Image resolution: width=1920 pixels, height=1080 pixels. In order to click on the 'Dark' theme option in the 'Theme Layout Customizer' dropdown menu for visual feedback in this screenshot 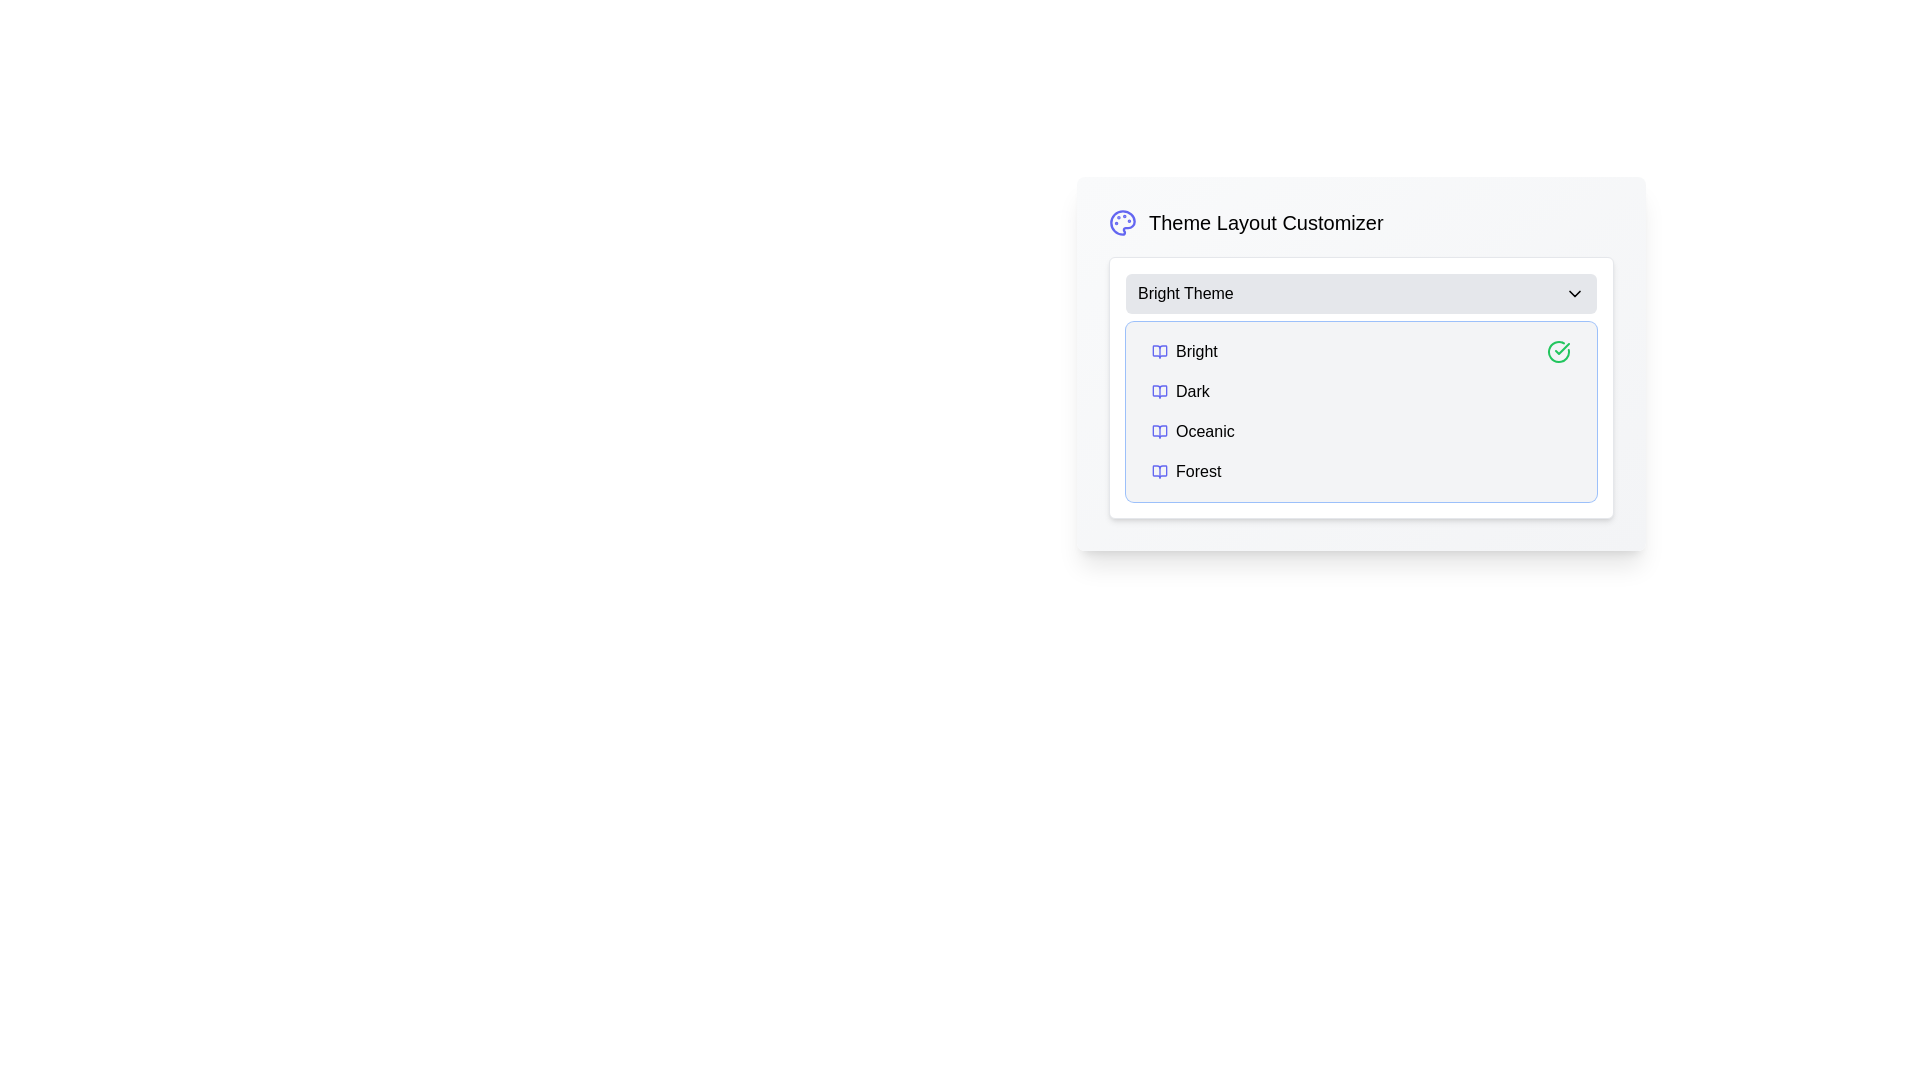, I will do `click(1360, 392)`.